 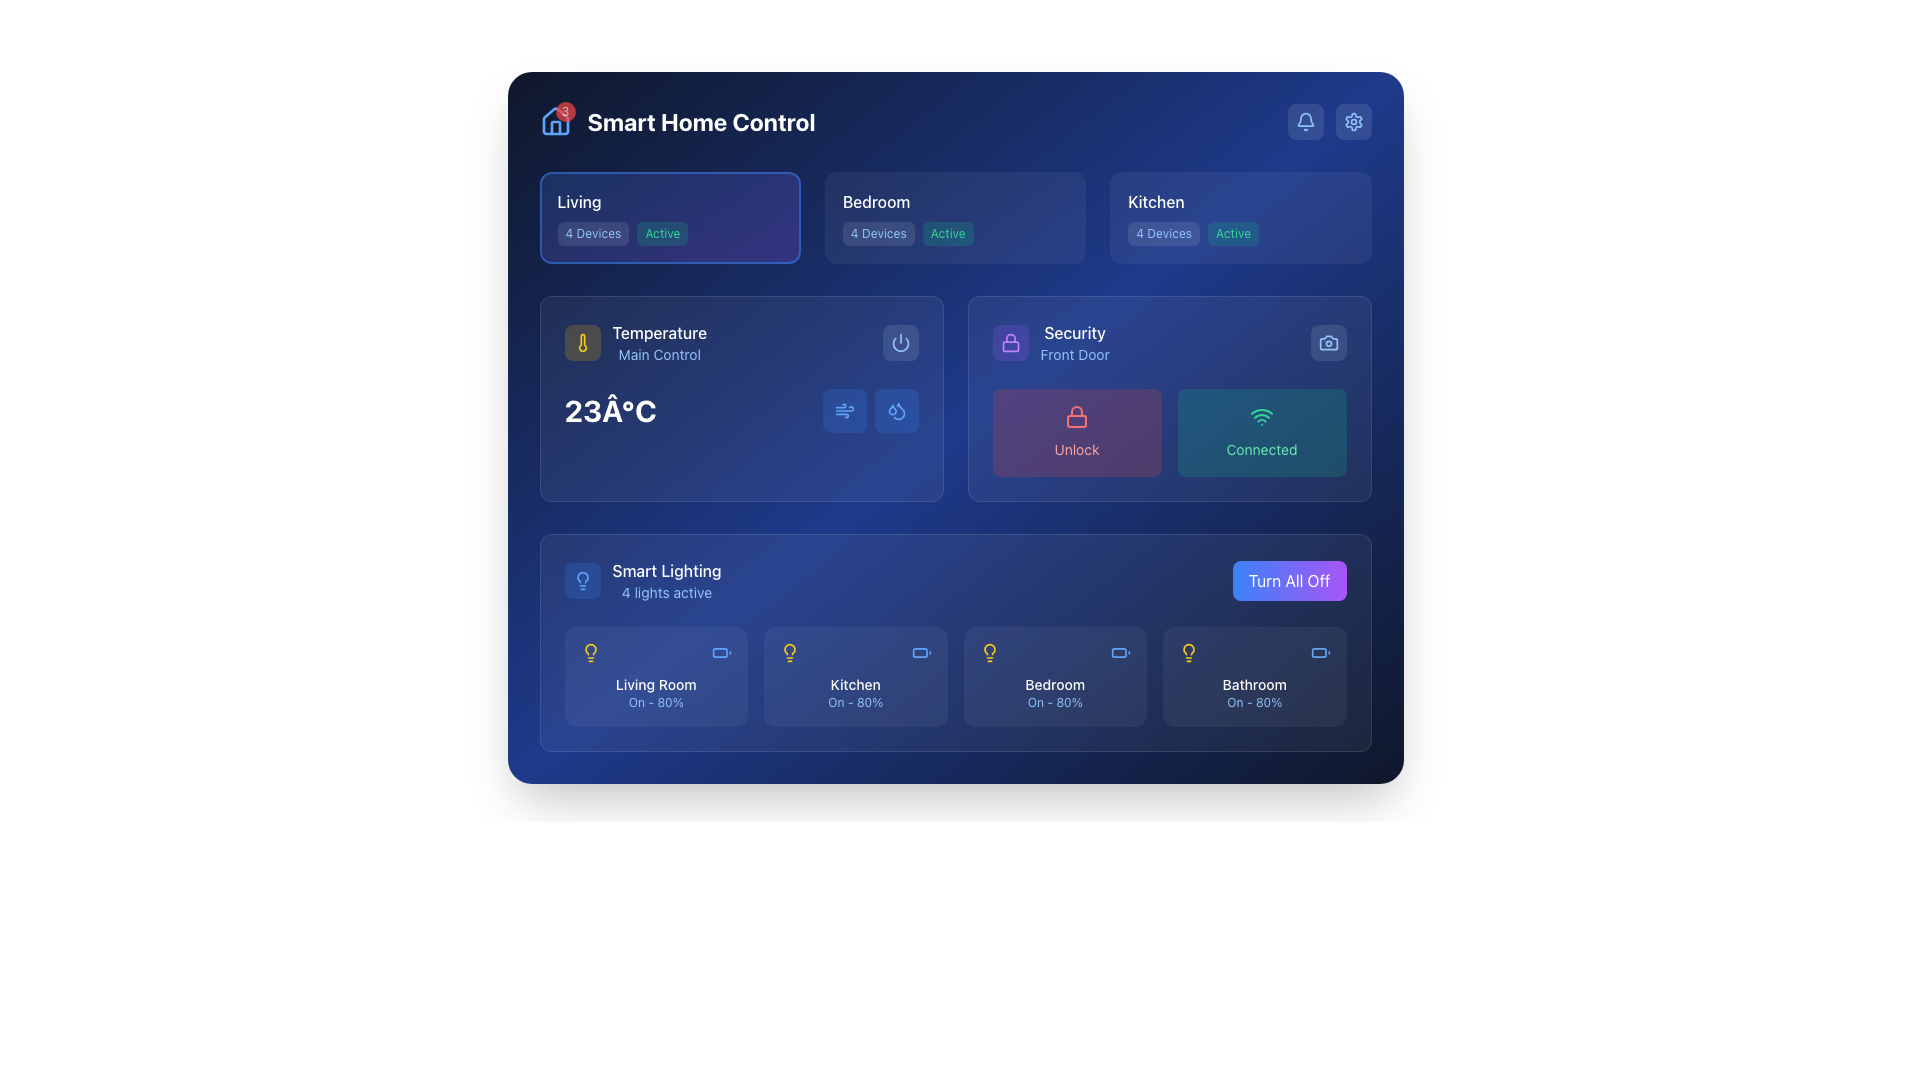 What do you see at coordinates (667, 592) in the screenshot?
I see `the text label displaying '4 lights active', which is located below 'Smart Lighting' in the lighting control section` at bounding box center [667, 592].